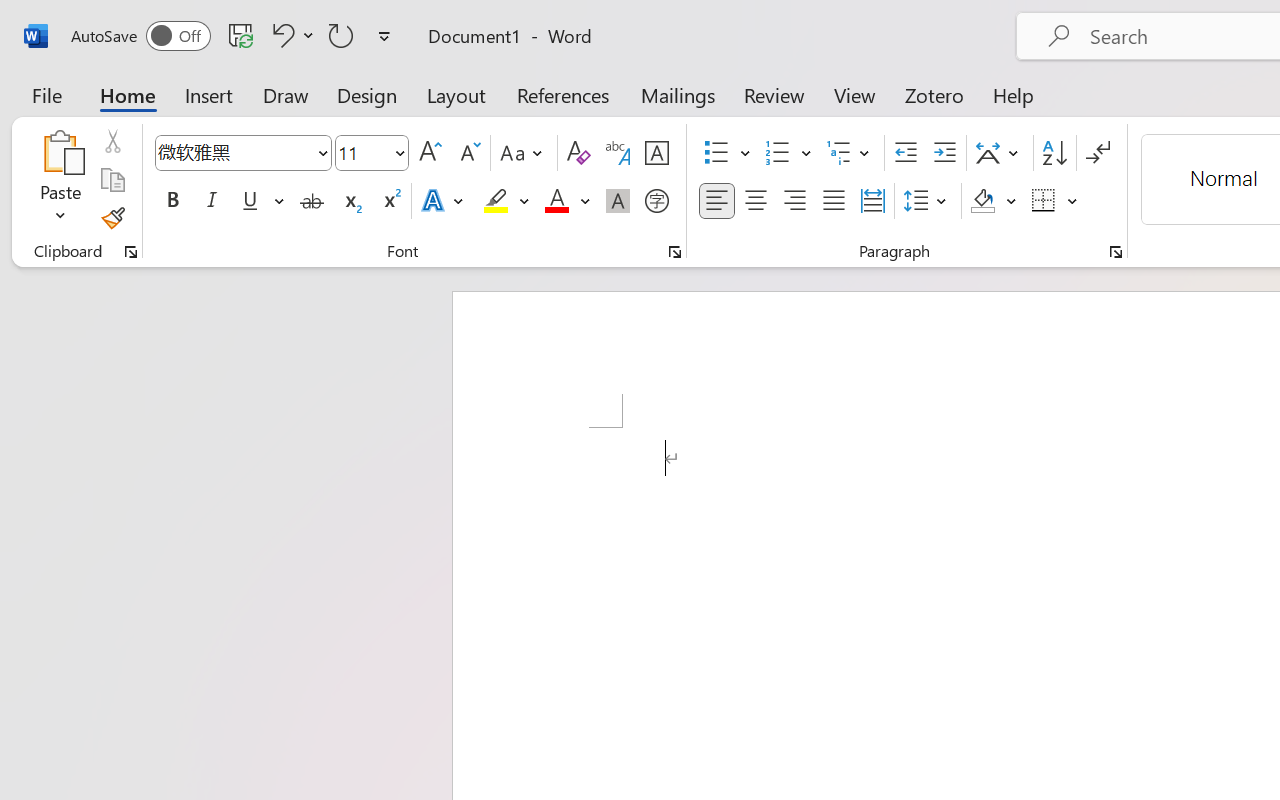 Image resolution: width=1280 pixels, height=800 pixels. I want to click on 'Repeat Style', so click(341, 34).